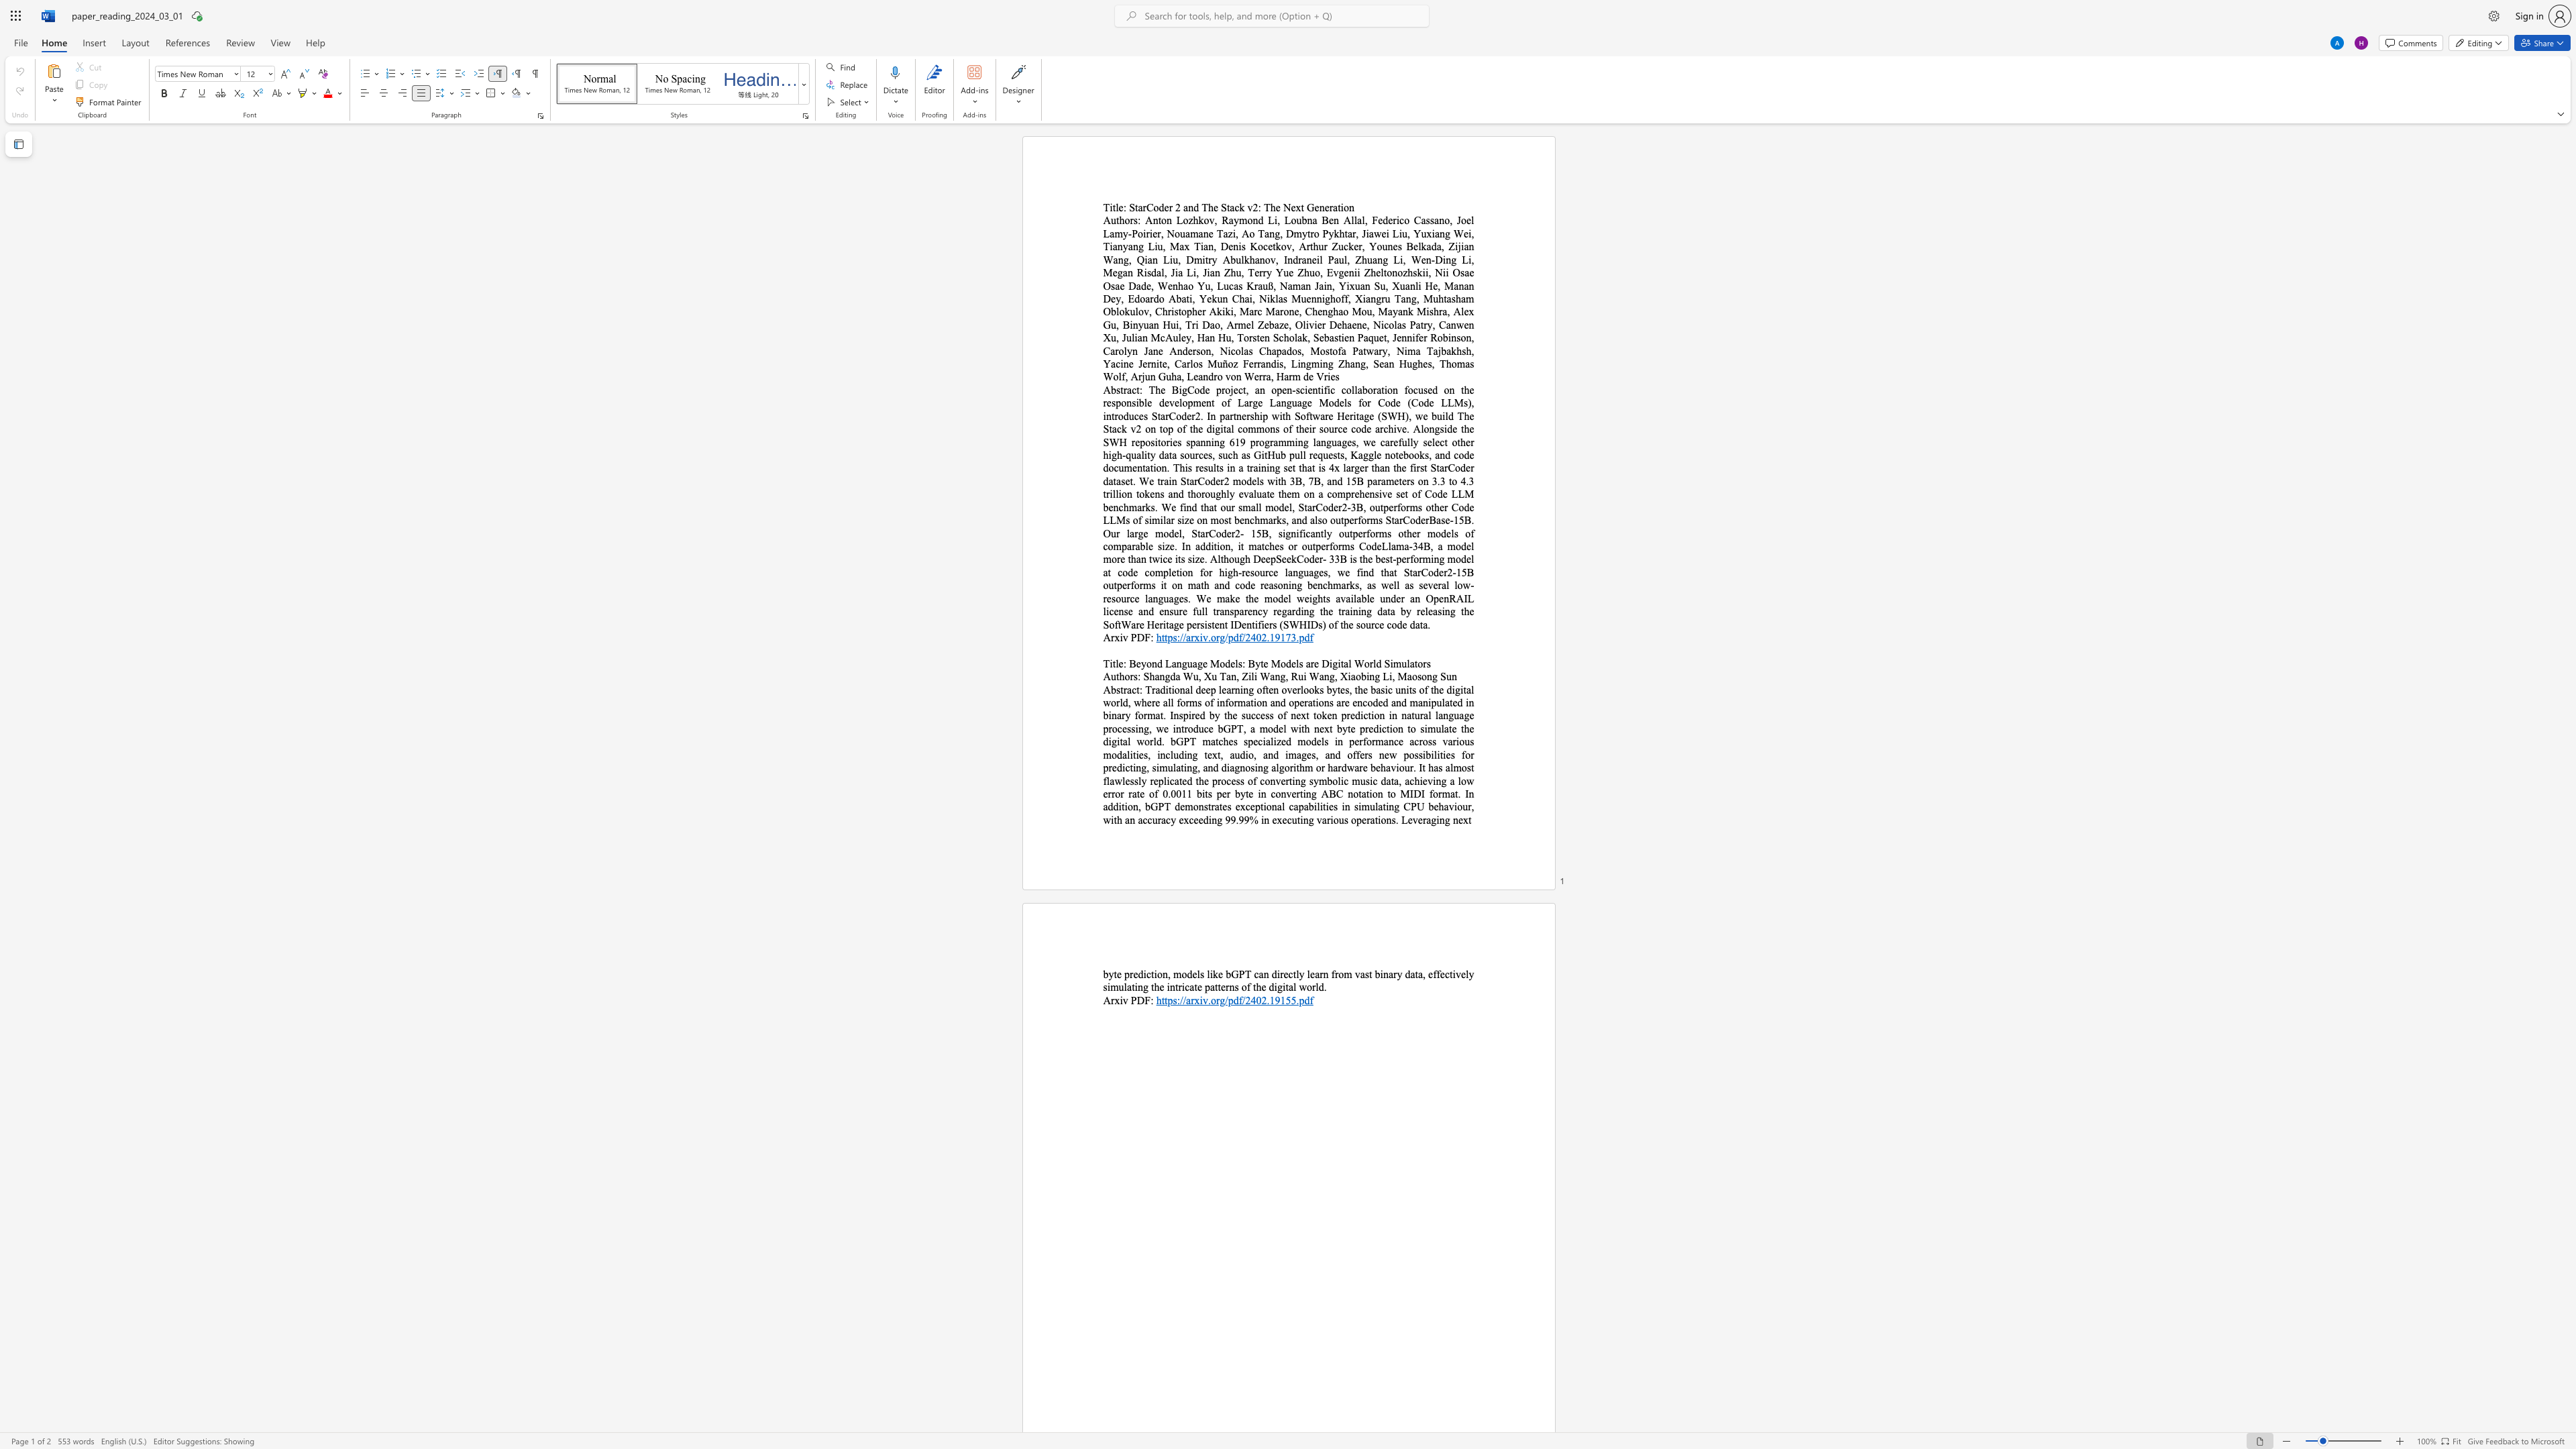 The height and width of the screenshot is (1449, 2576). Describe the element at coordinates (1129, 1000) in the screenshot. I see `the subset text "PDF:" within the text "Arxiv PDF:"` at that location.